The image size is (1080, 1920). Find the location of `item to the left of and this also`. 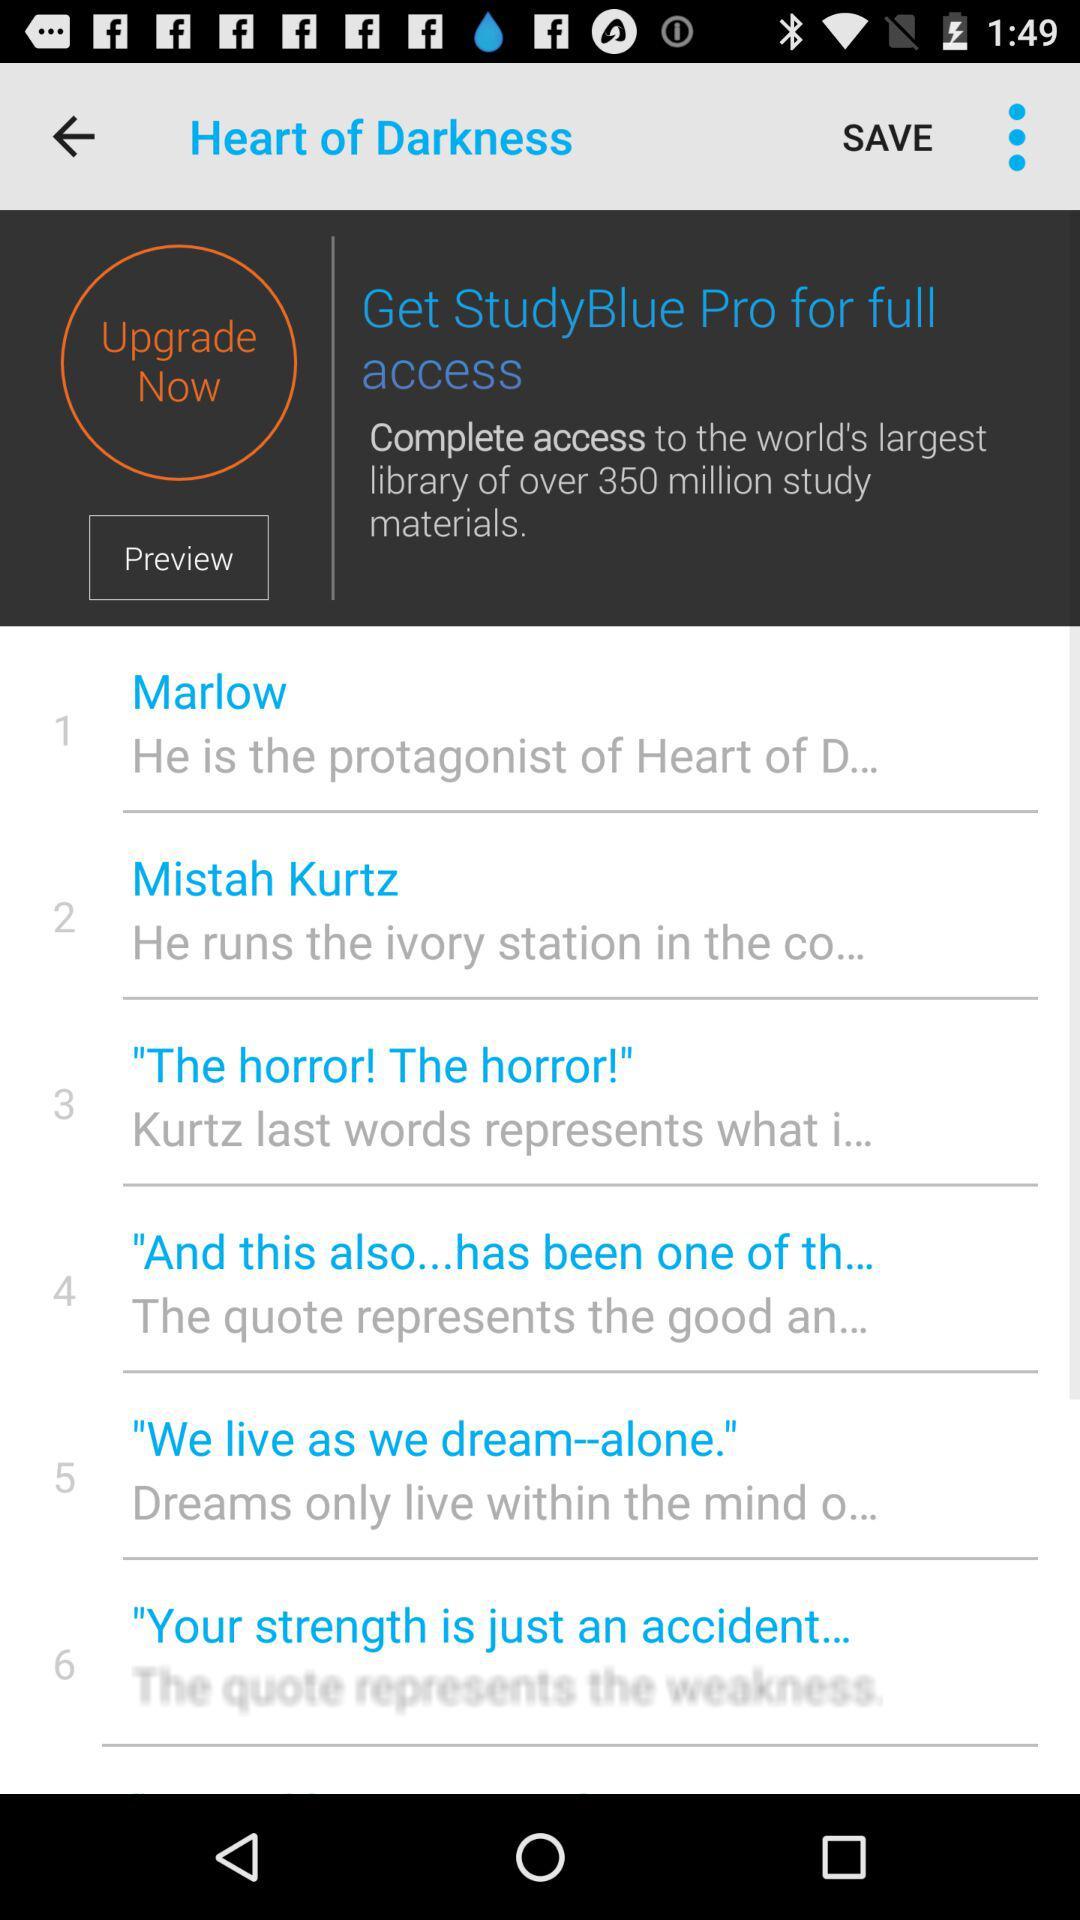

item to the left of and this also is located at coordinates (63, 1289).